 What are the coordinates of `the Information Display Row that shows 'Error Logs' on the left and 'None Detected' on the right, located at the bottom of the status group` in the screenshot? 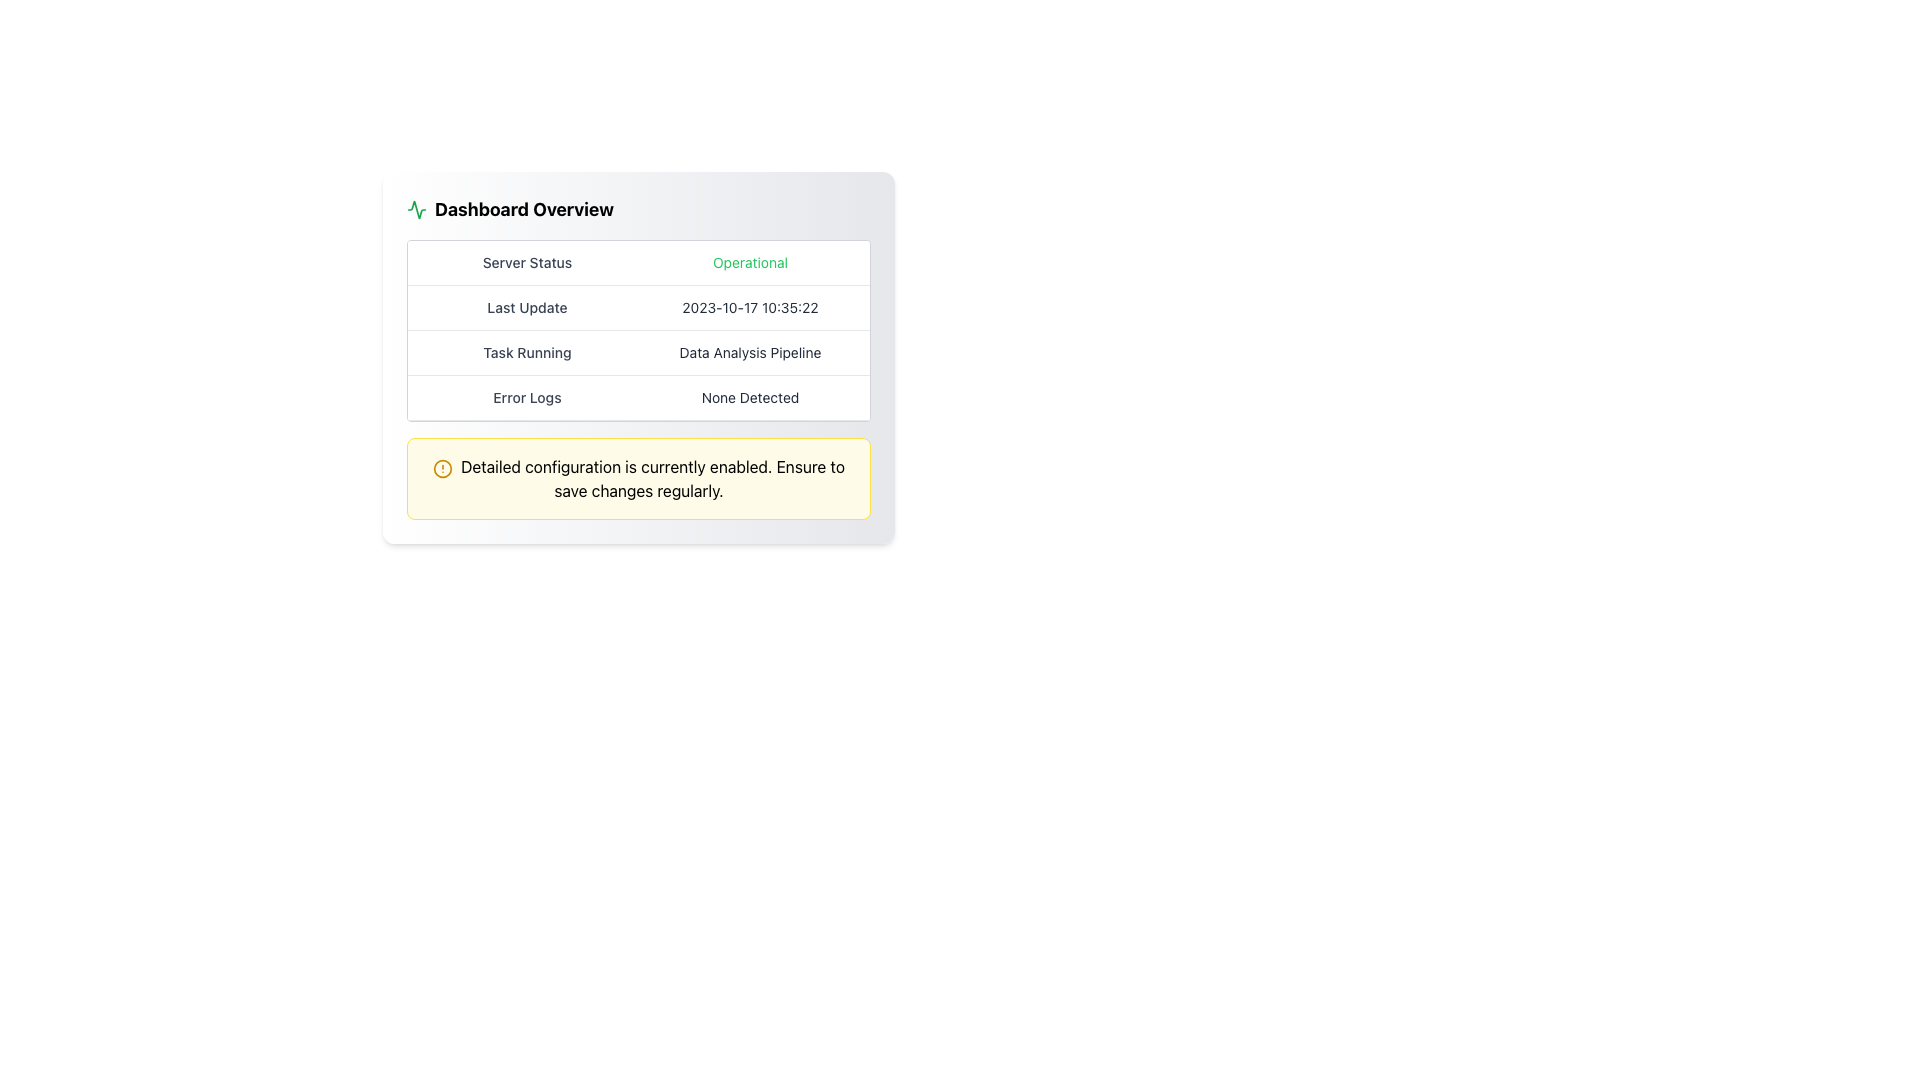 It's located at (637, 398).